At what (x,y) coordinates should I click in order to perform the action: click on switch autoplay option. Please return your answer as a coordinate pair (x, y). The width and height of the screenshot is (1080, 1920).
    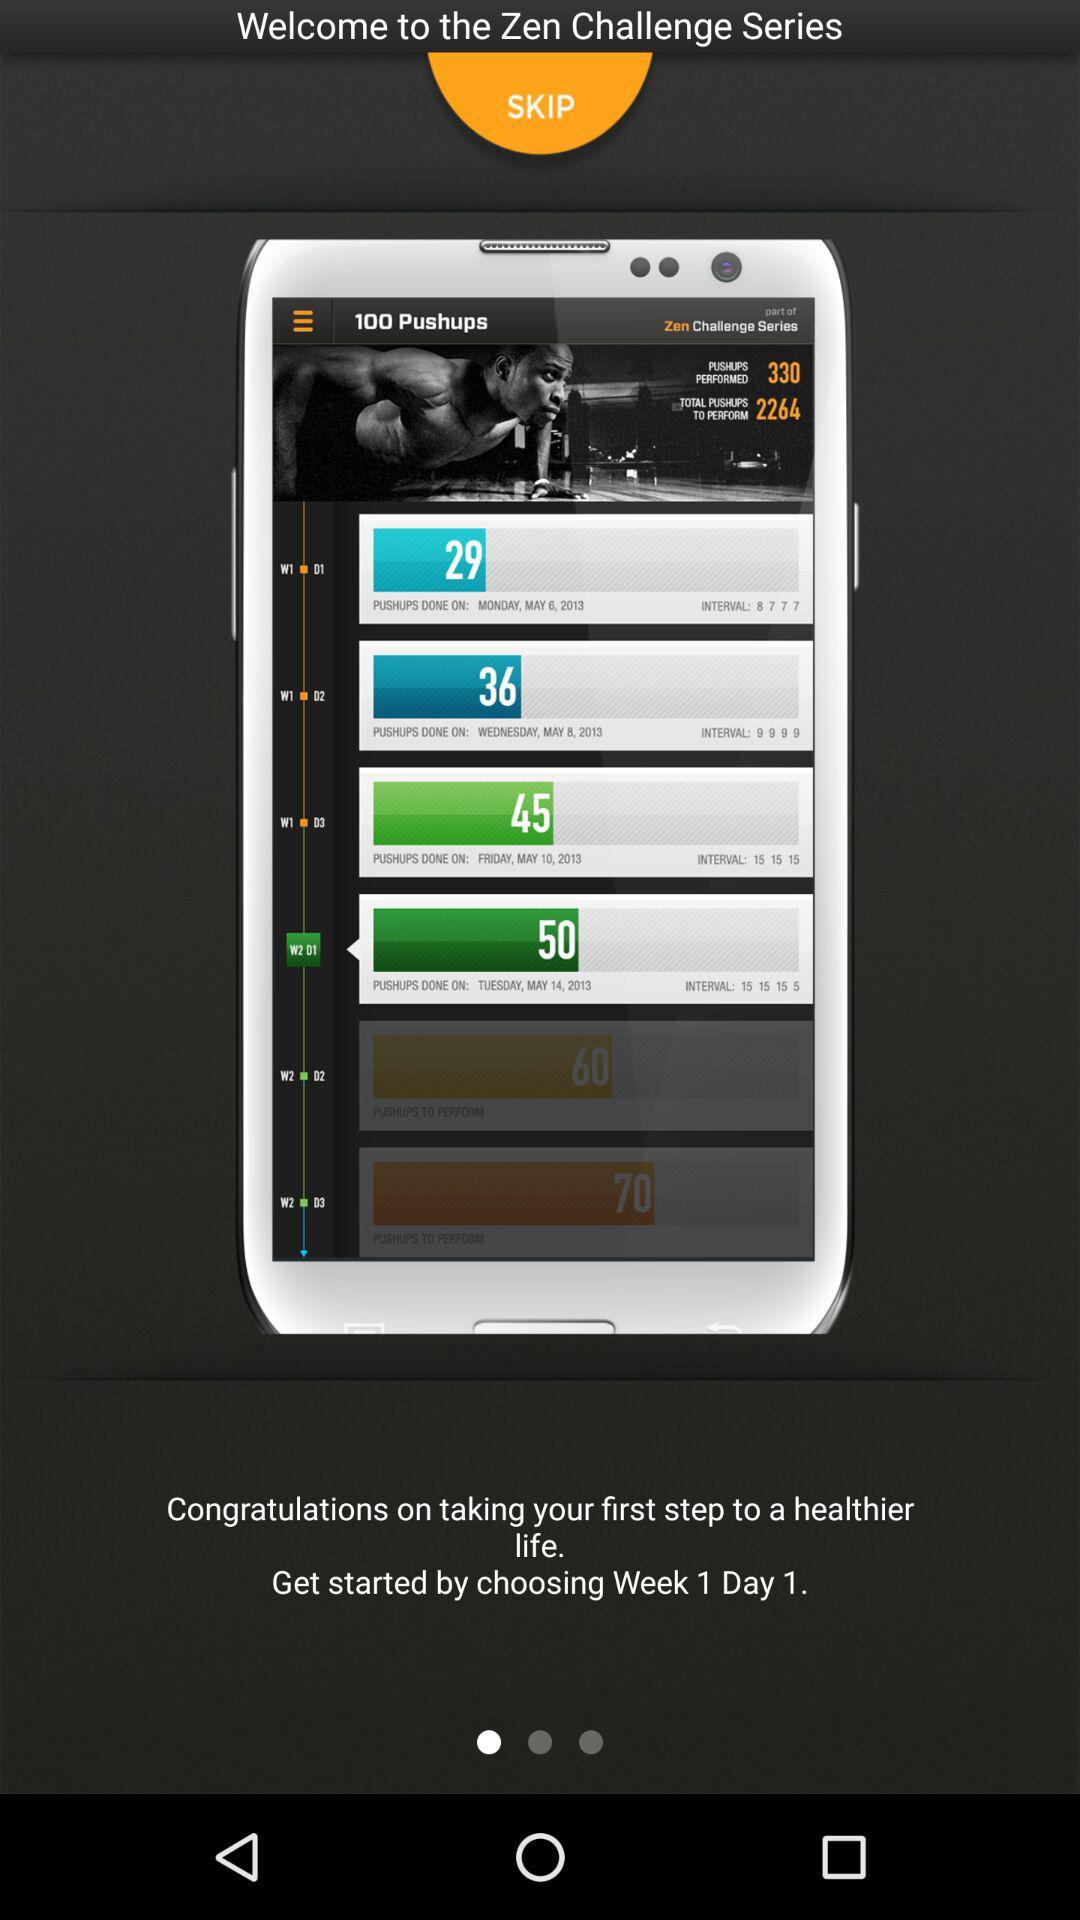
    Looking at the image, I should click on (489, 1741).